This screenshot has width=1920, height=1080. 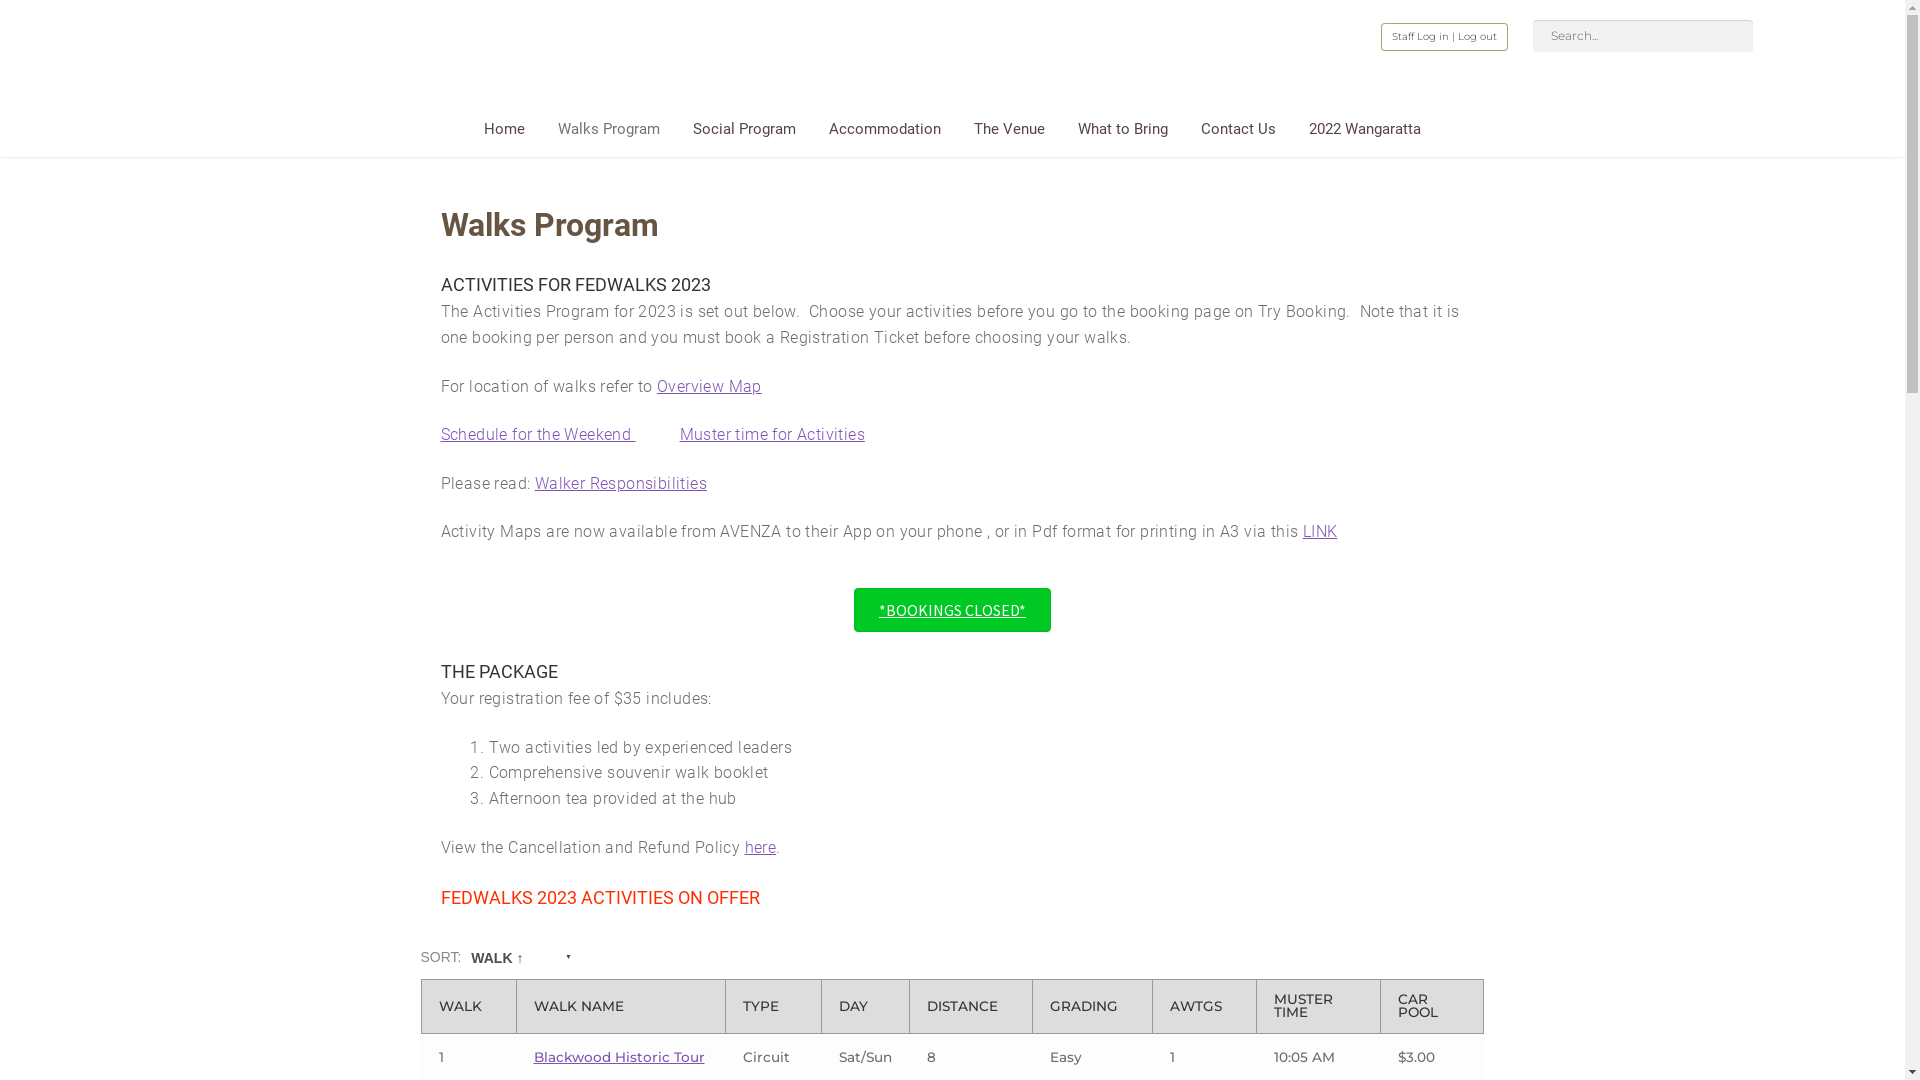 I want to click on 'Schedule for the Weekend ', so click(x=538, y=433).